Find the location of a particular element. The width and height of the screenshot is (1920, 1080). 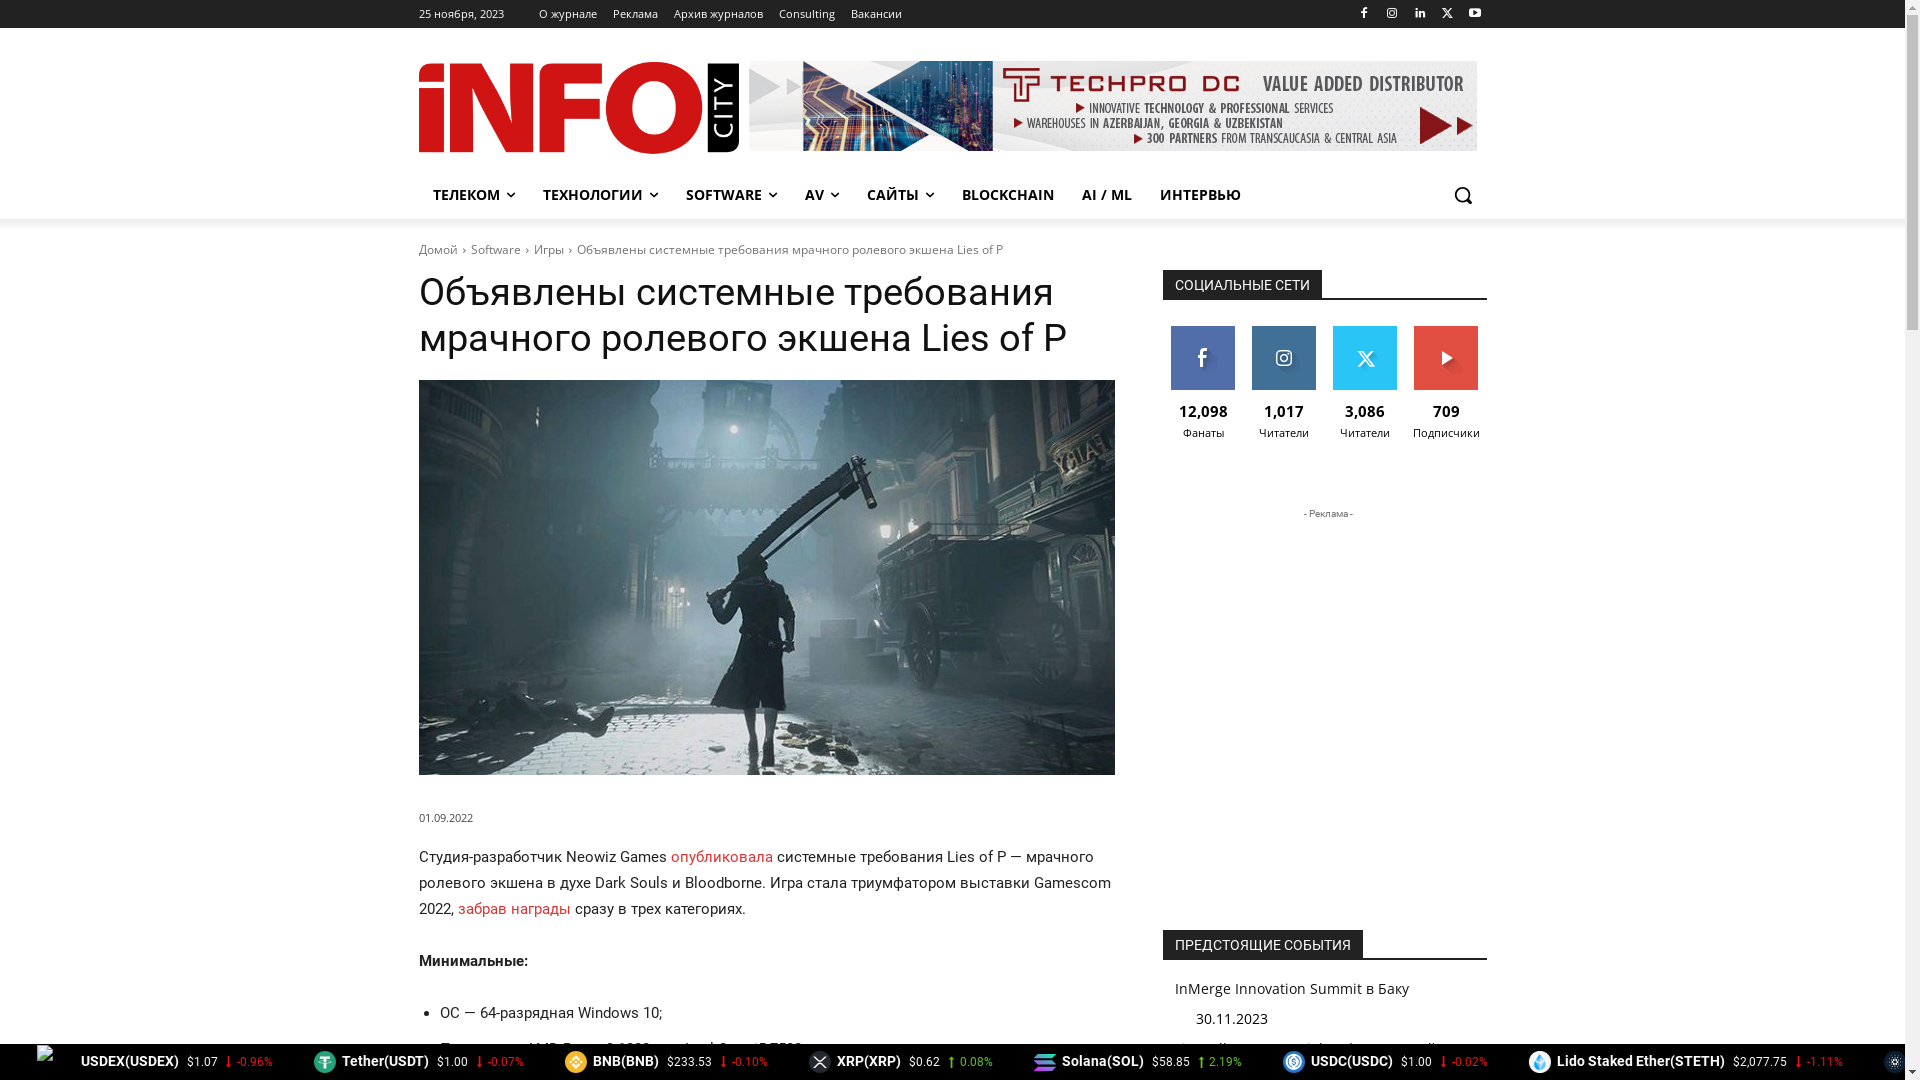

'Youtube' is located at coordinates (1475, 13).